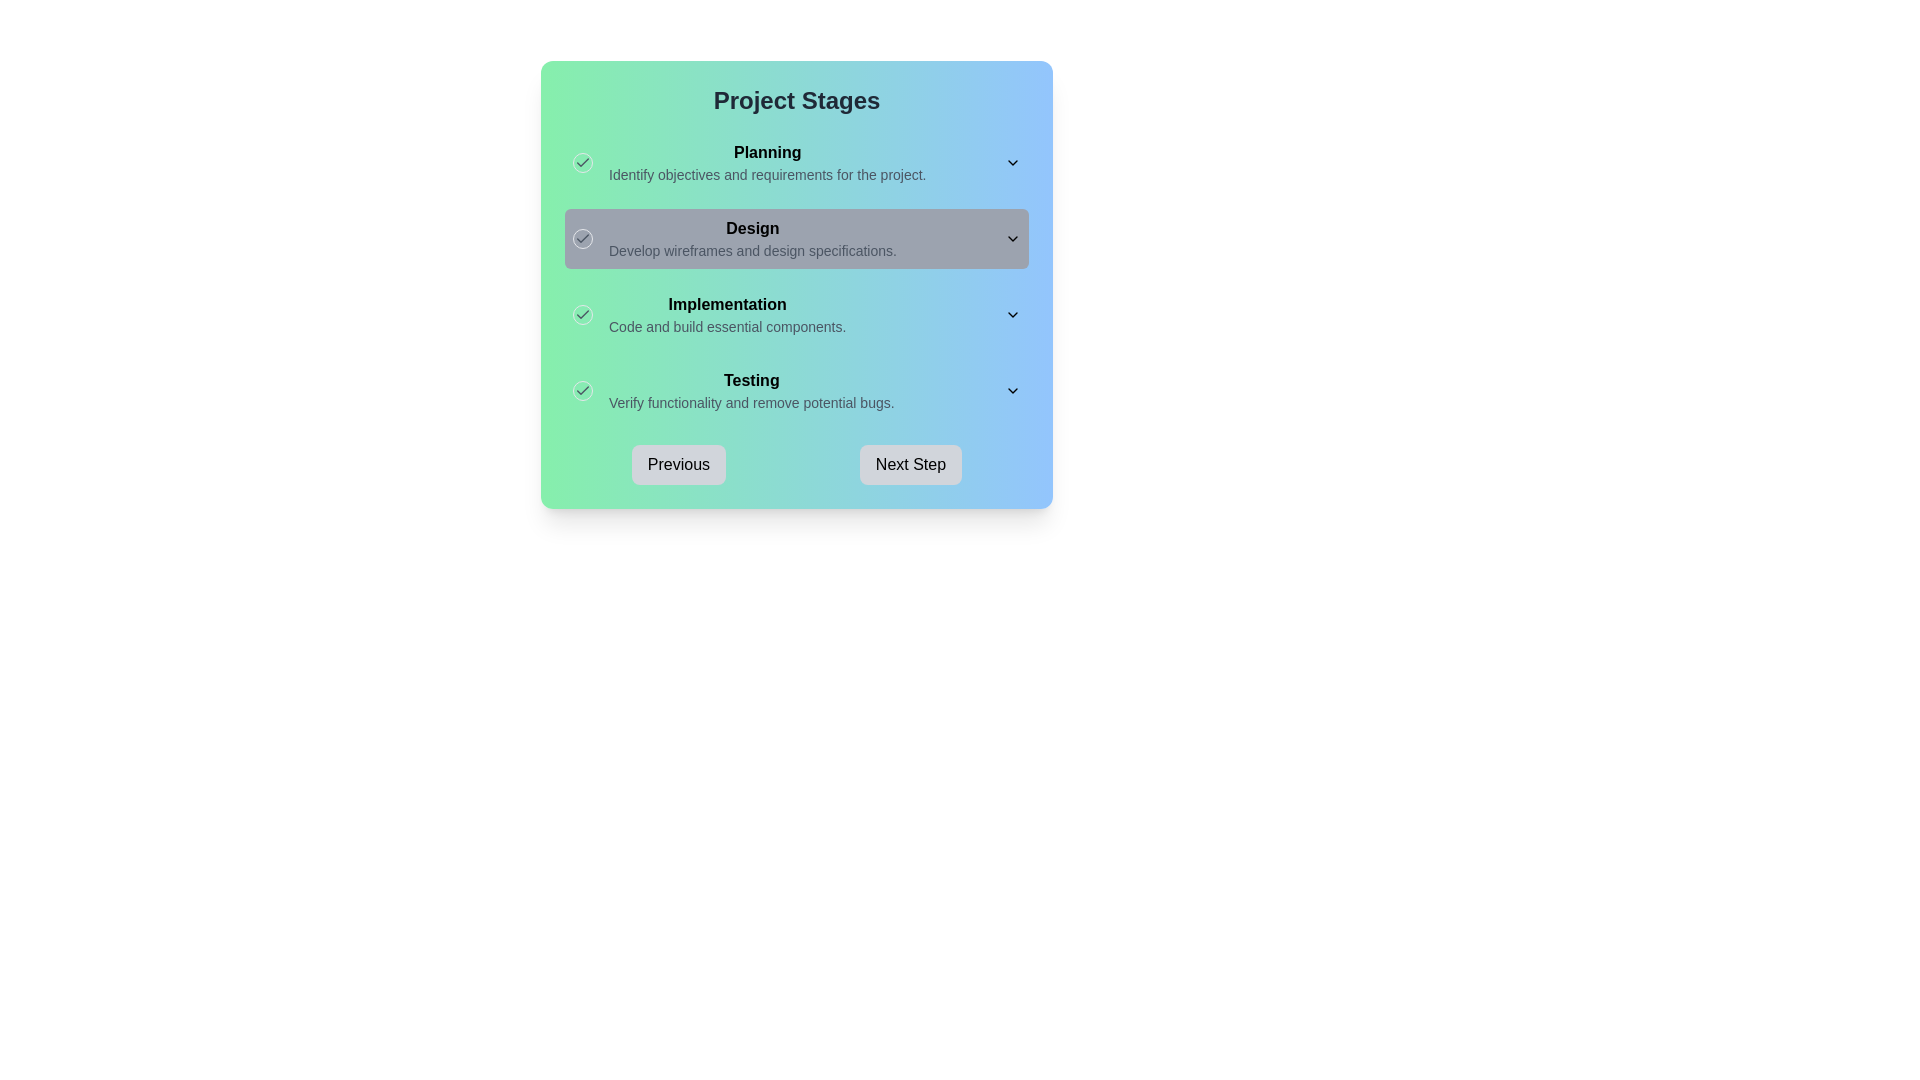 The width and height of the screenshot is (1920, 1080). I want to click on the dropdown toggle button, which is a small down arrow icon located to the far right of the text 'Testing', so click(1012, 390).